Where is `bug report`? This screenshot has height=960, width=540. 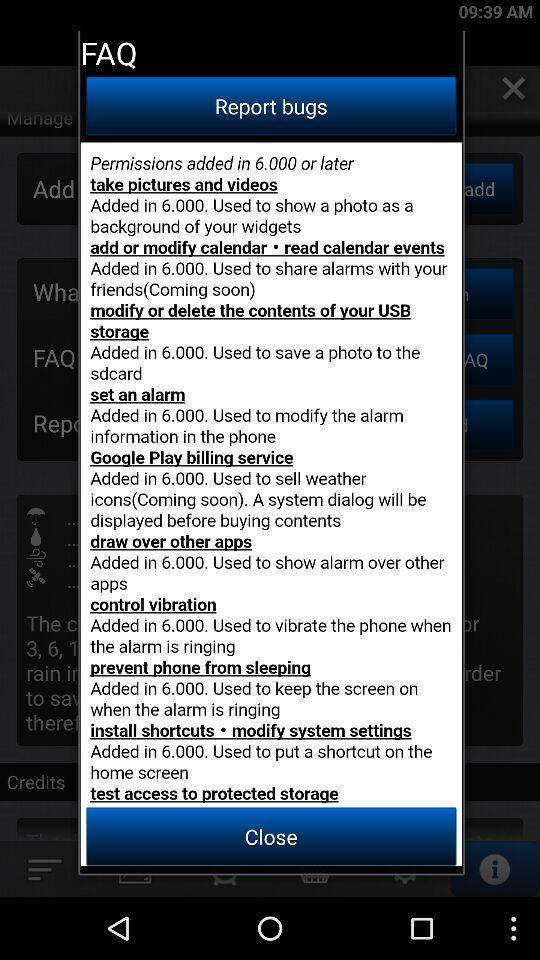
bug report is located at coordinates (270, 503).